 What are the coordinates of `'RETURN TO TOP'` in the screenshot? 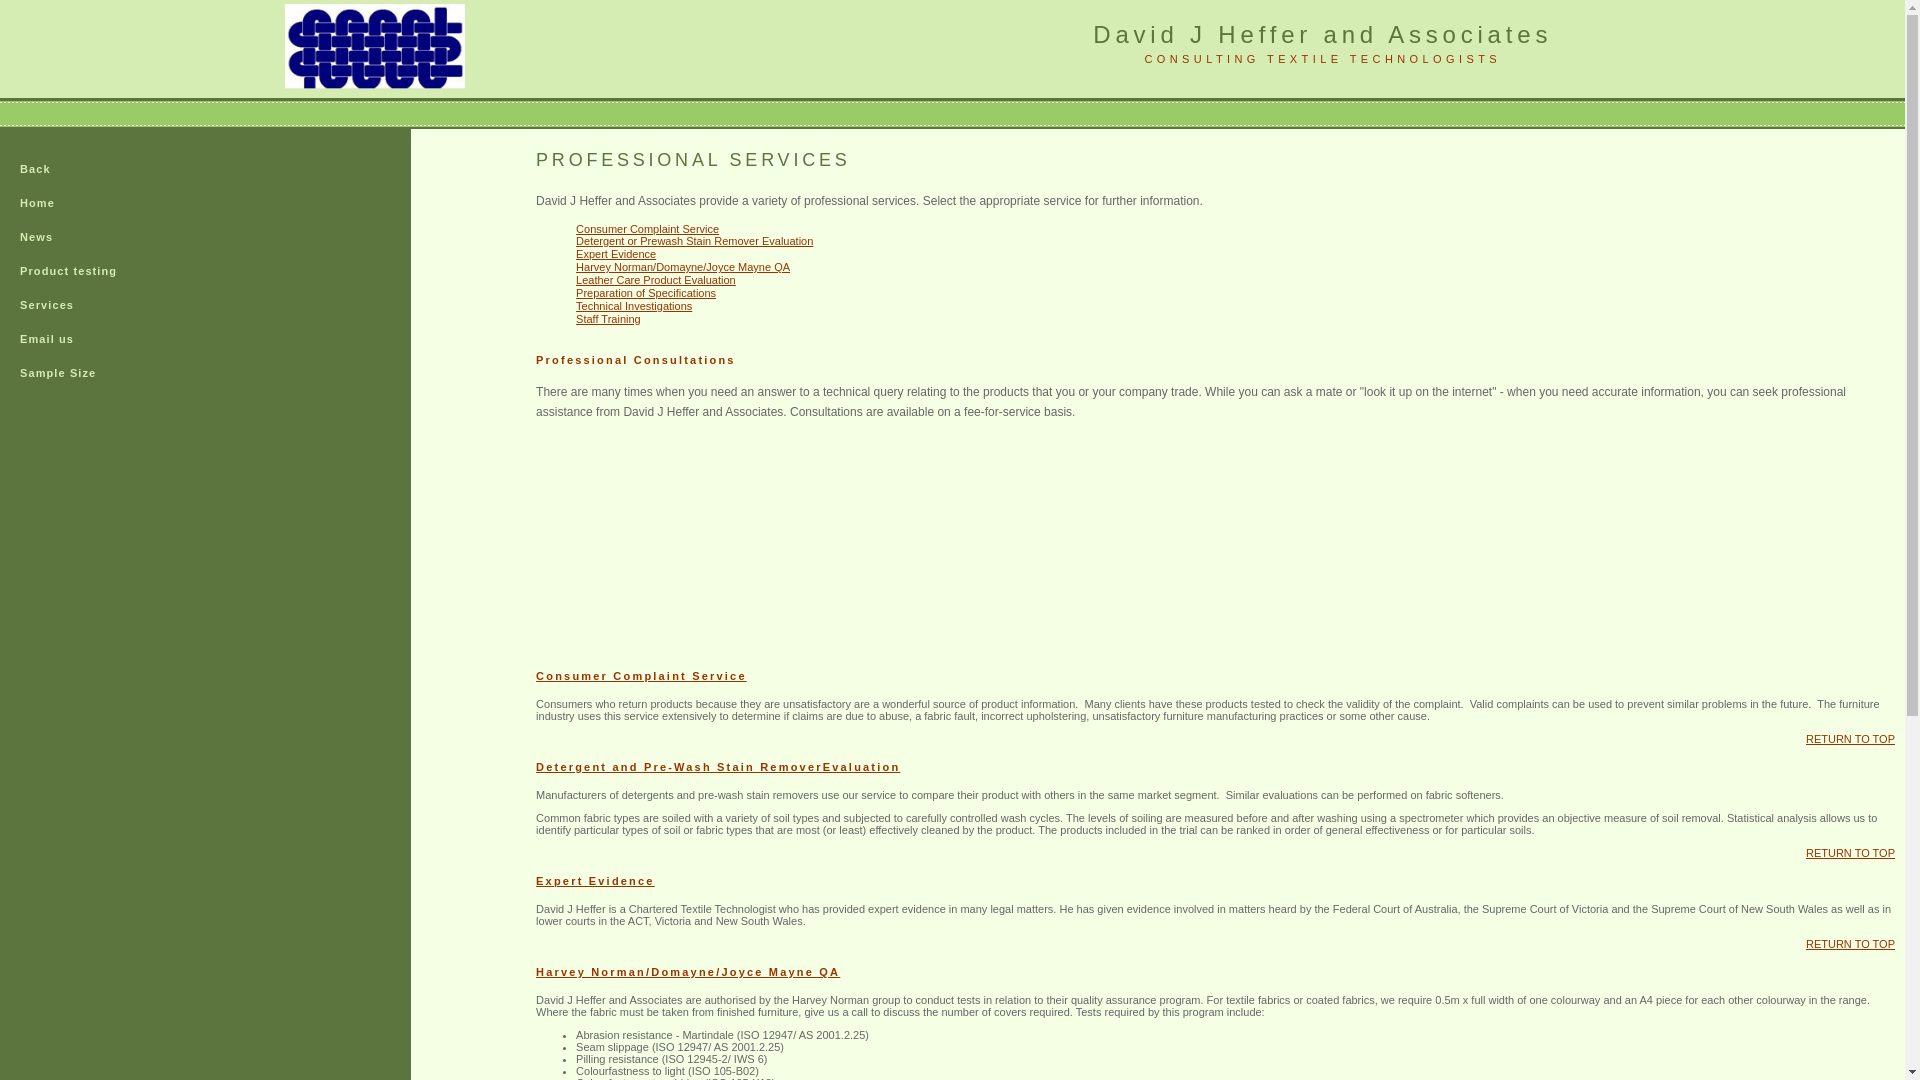 It's located at (1849, 852).